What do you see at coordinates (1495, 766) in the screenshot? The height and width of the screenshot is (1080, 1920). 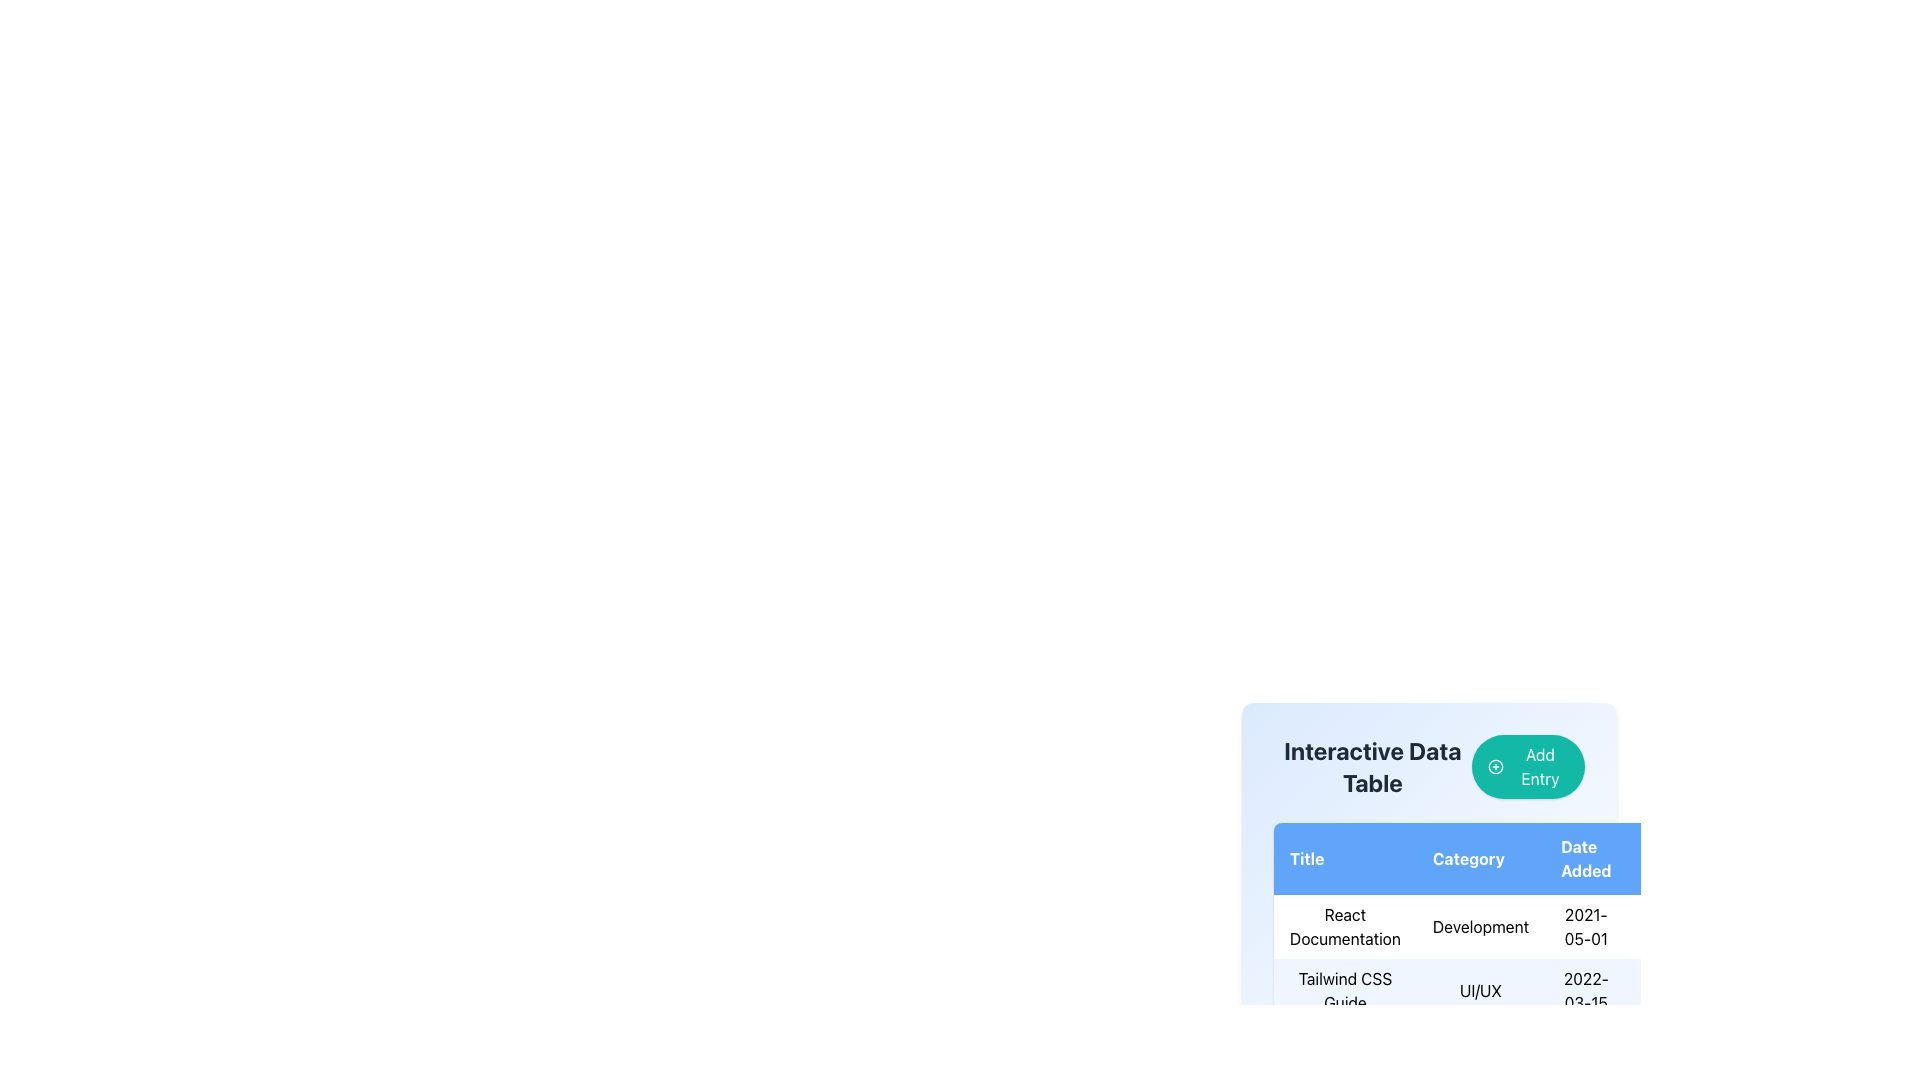 I see `the circular SVG graphic element representing a 'plus-circle' icon located in the top-right corner adjacent to the 'Add Entry' button` at bounding box center [1495, 766].